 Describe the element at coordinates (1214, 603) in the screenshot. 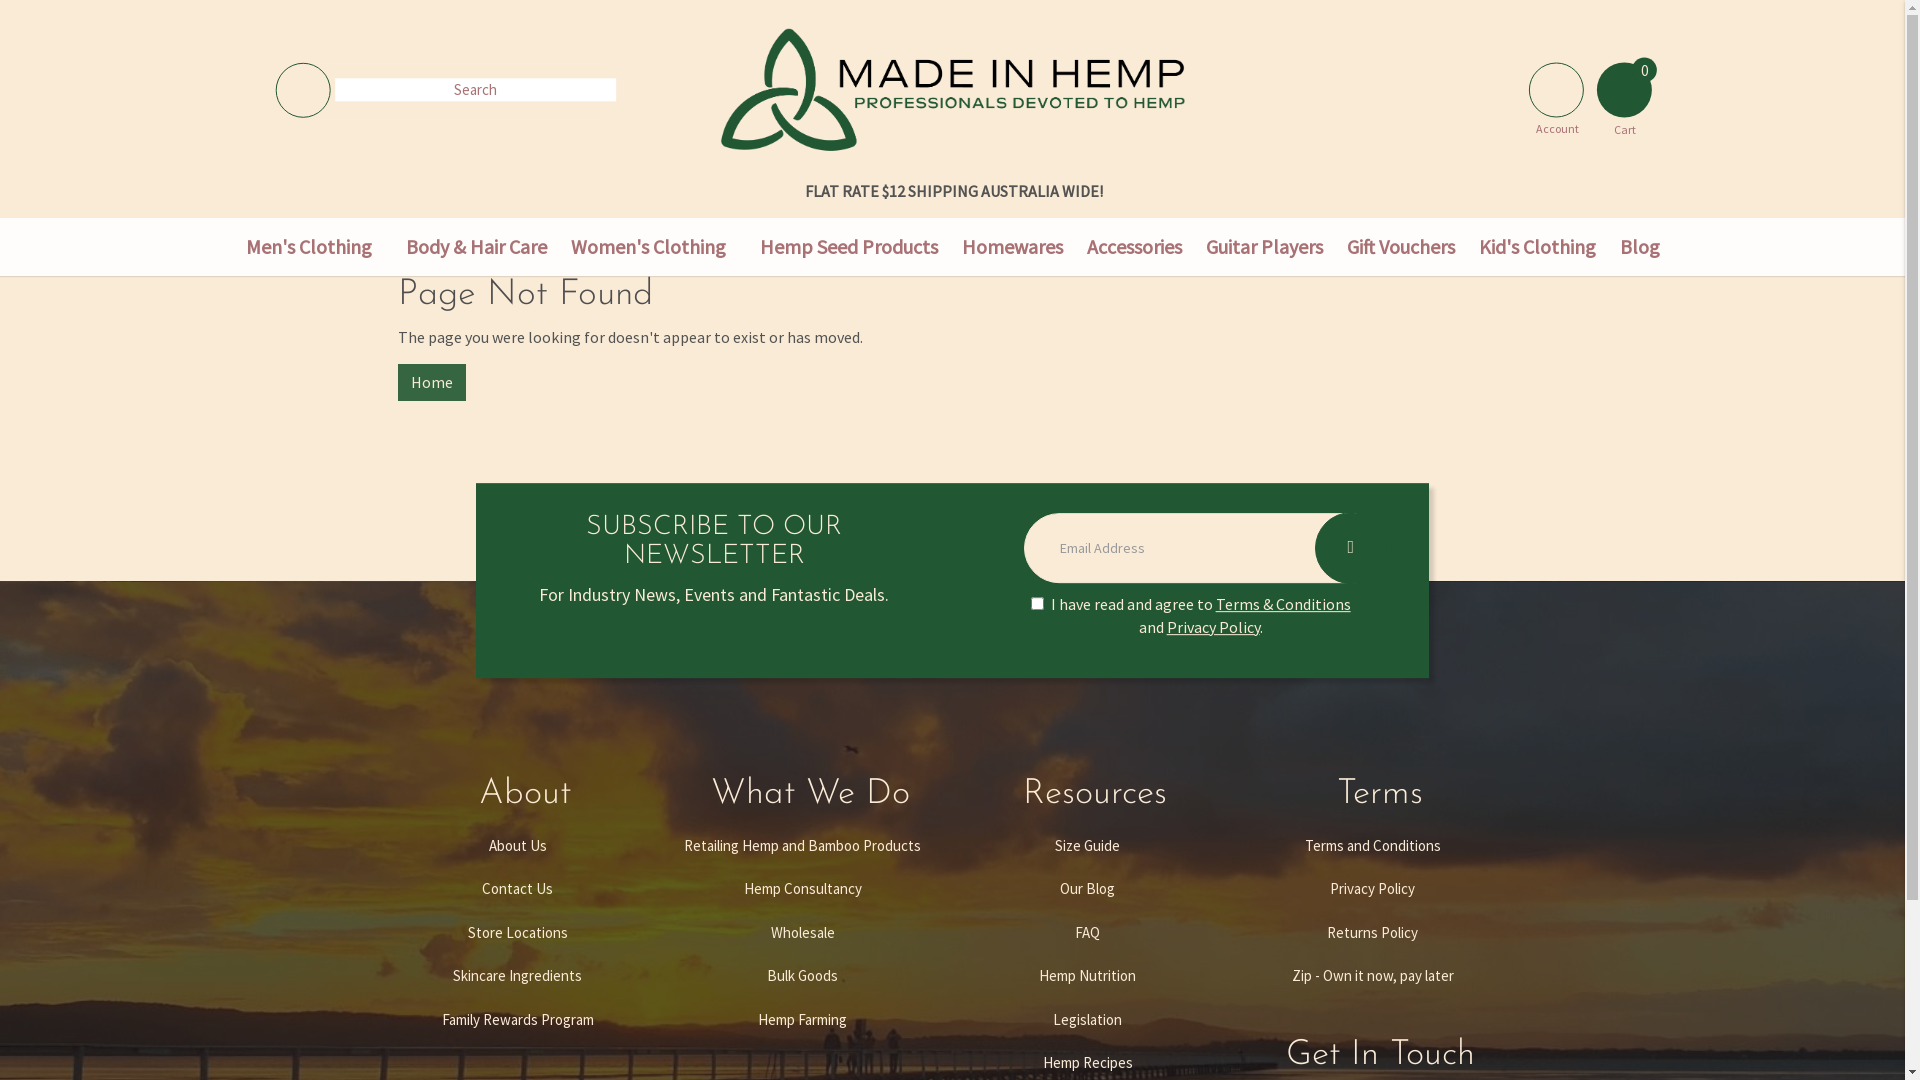

I see `'Terms & Conditions'` at that location.